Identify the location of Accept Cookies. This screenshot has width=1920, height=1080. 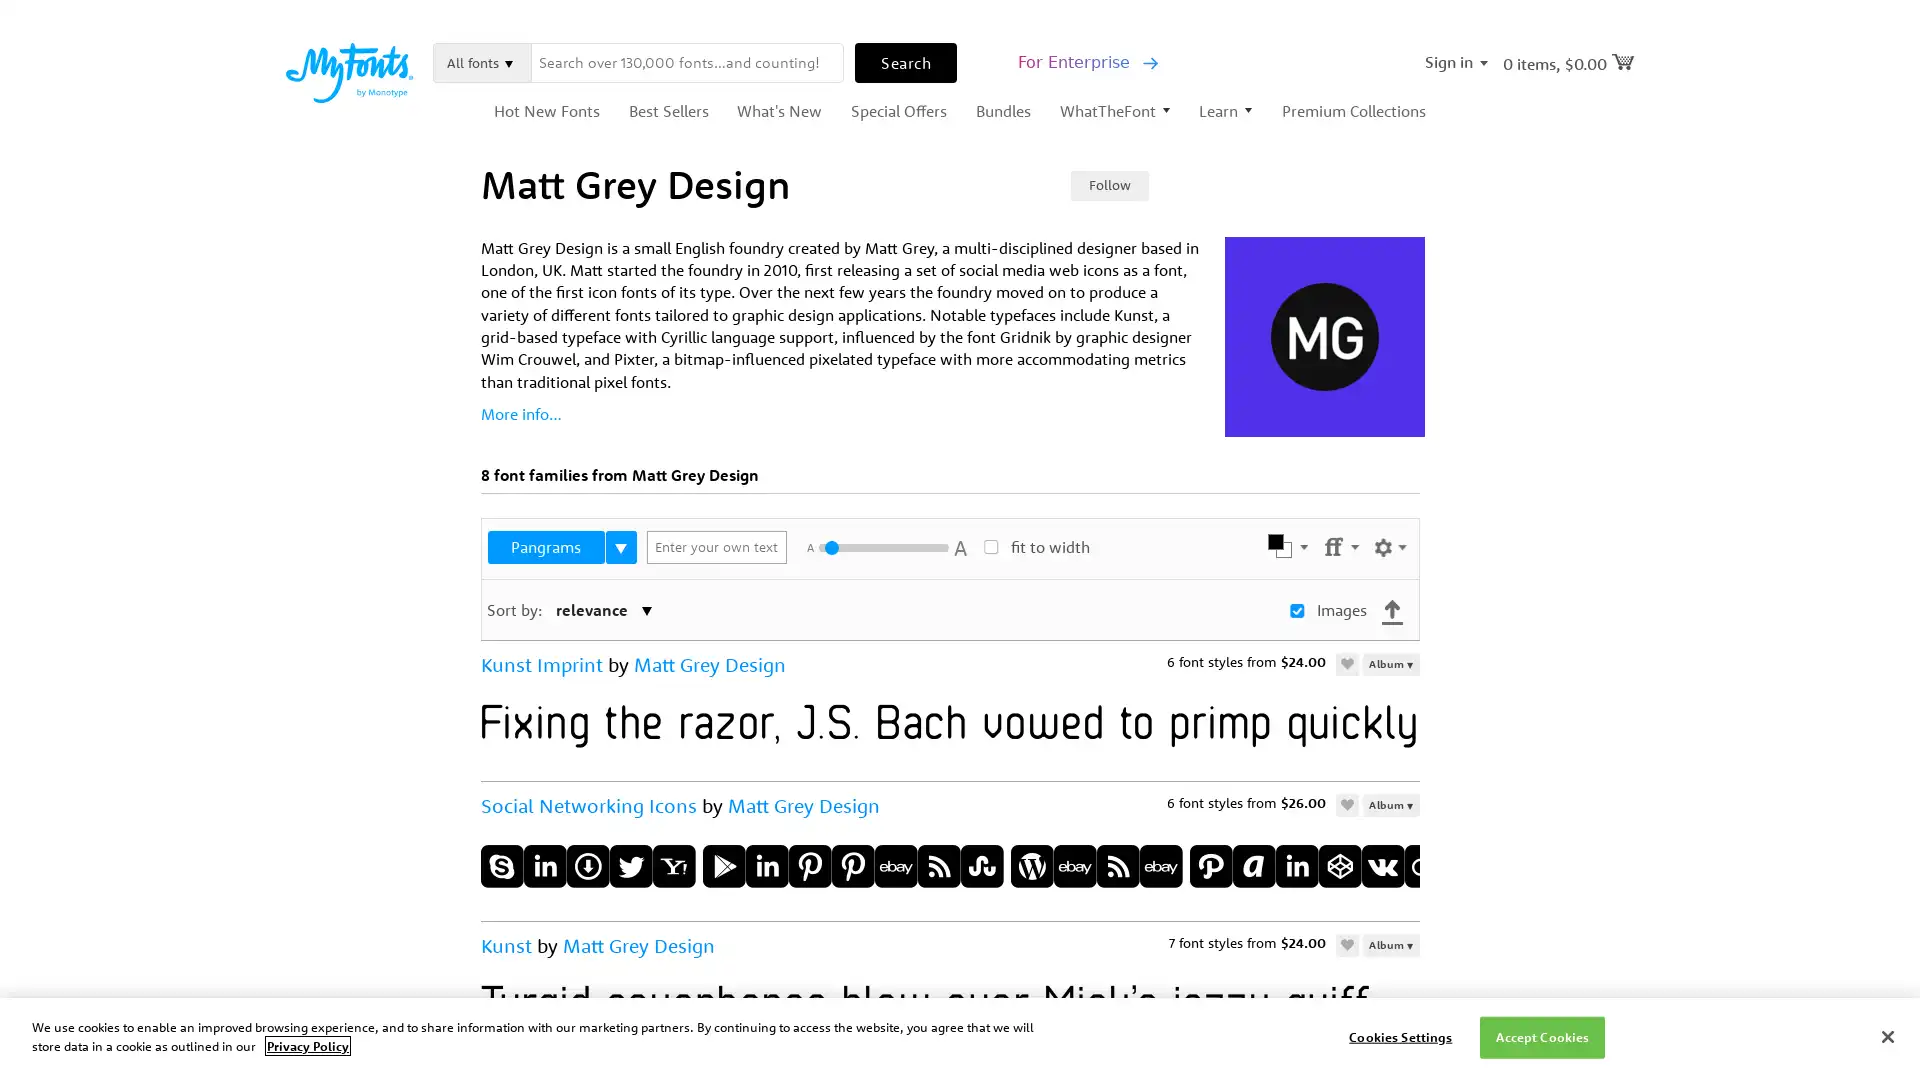
(1541, 1036).